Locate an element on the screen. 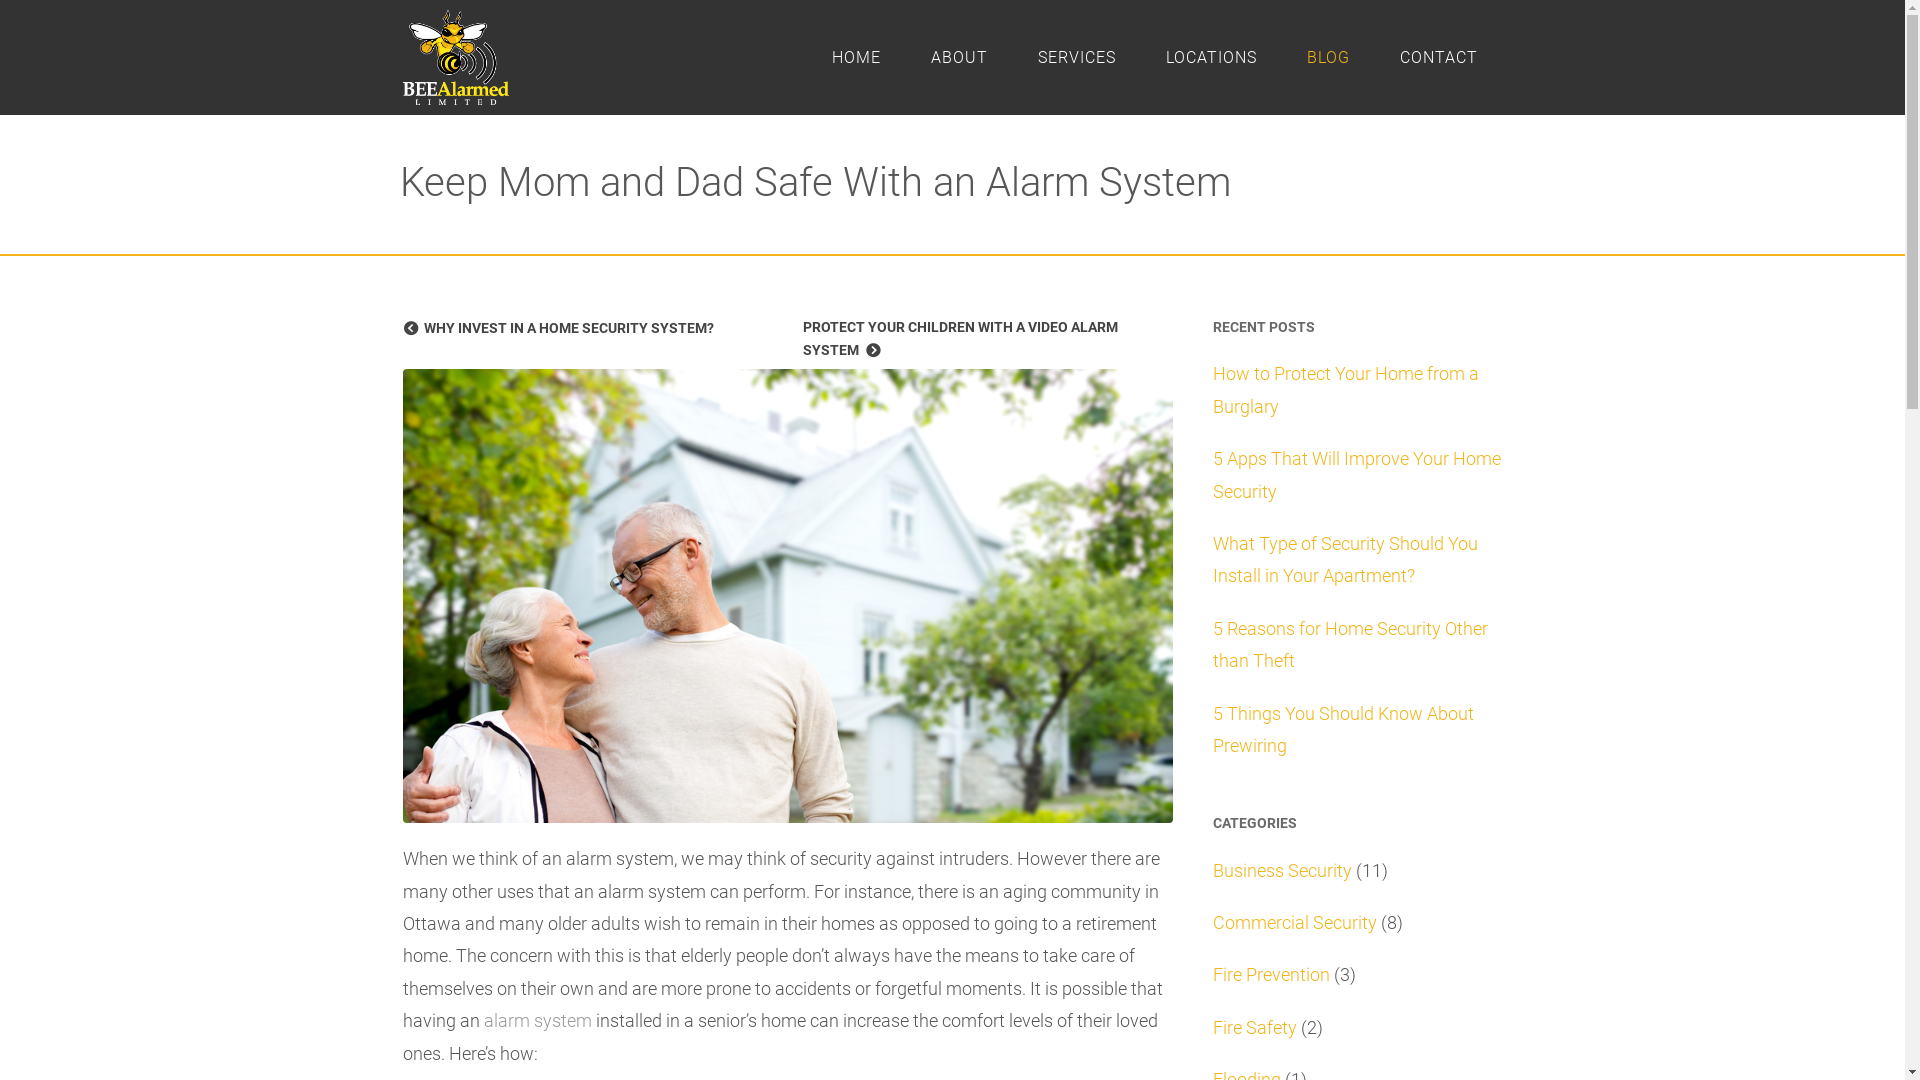 The height and width of the screenshot is (1080, 1920). 'How to Protect Your Home from a Burglary' is located at coordinates (1344, 389).